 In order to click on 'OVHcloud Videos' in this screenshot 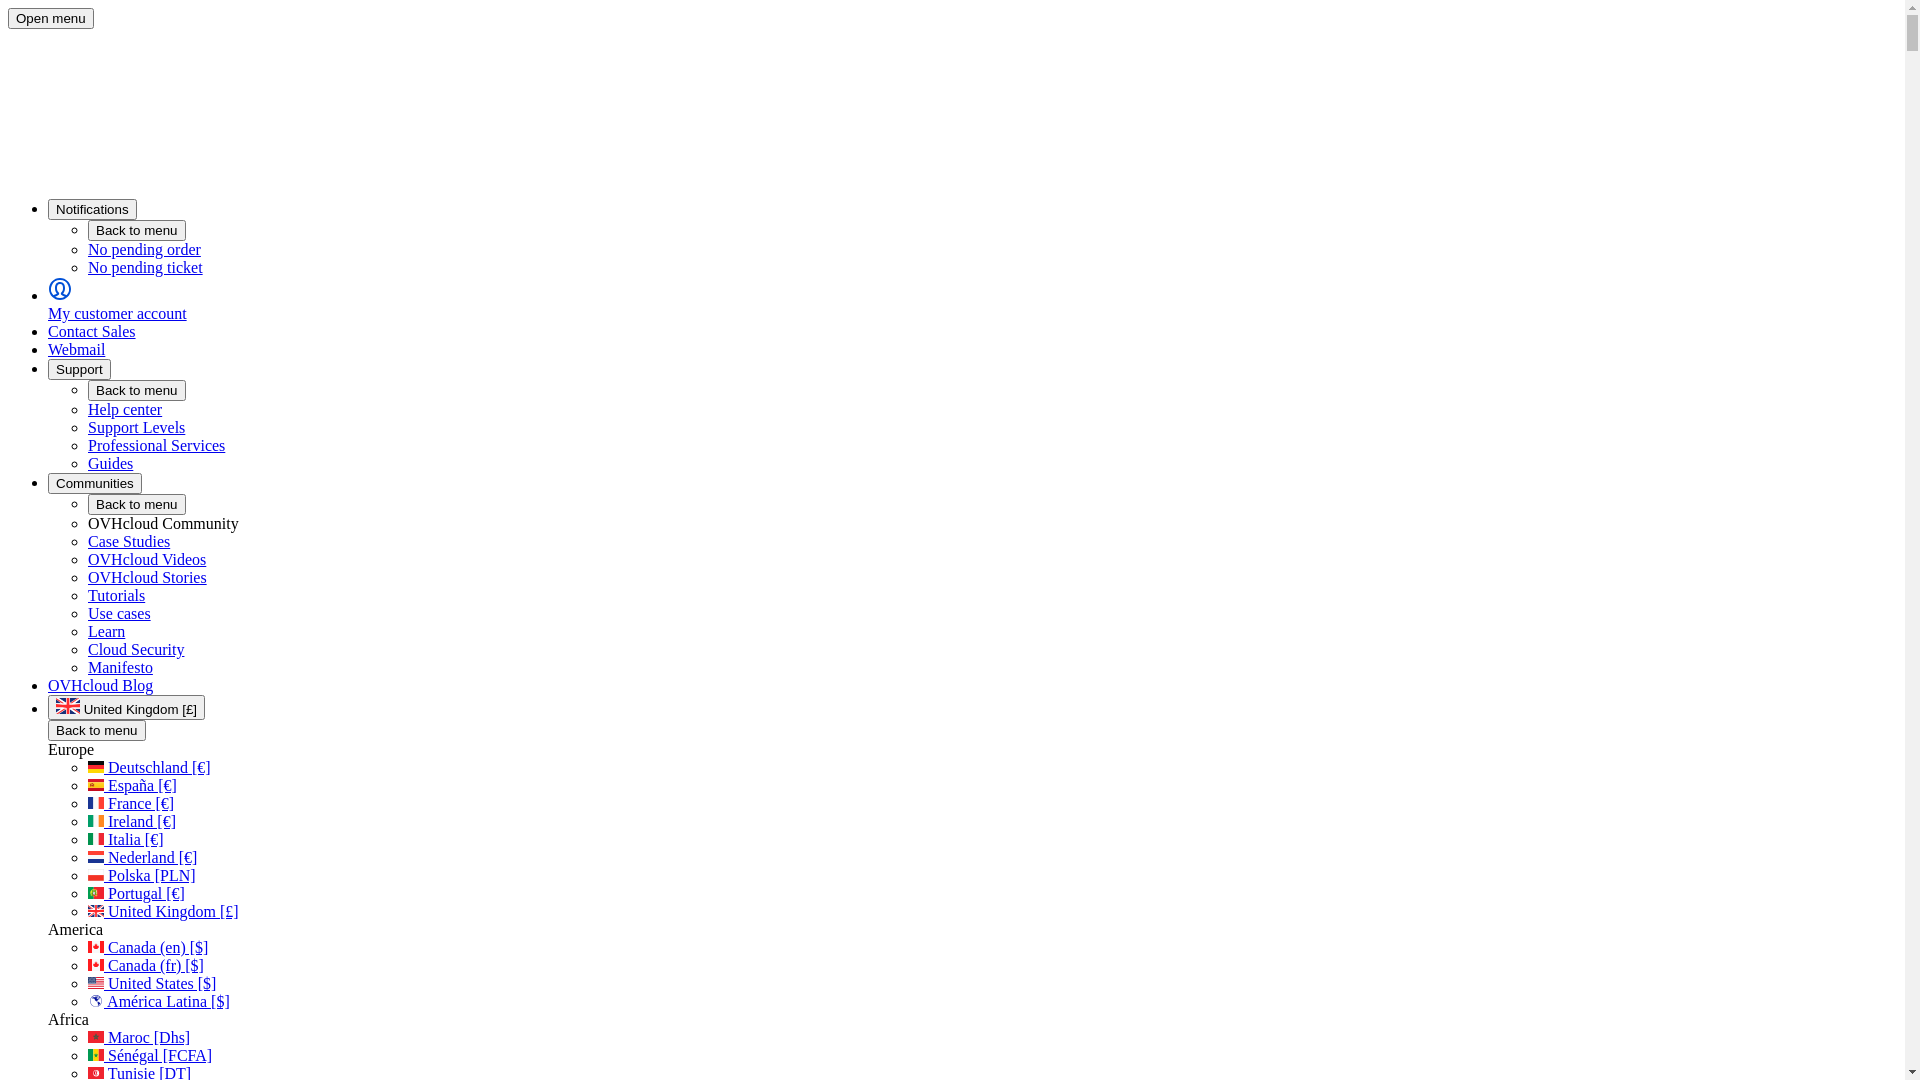, I will do `click(86, 559)`.